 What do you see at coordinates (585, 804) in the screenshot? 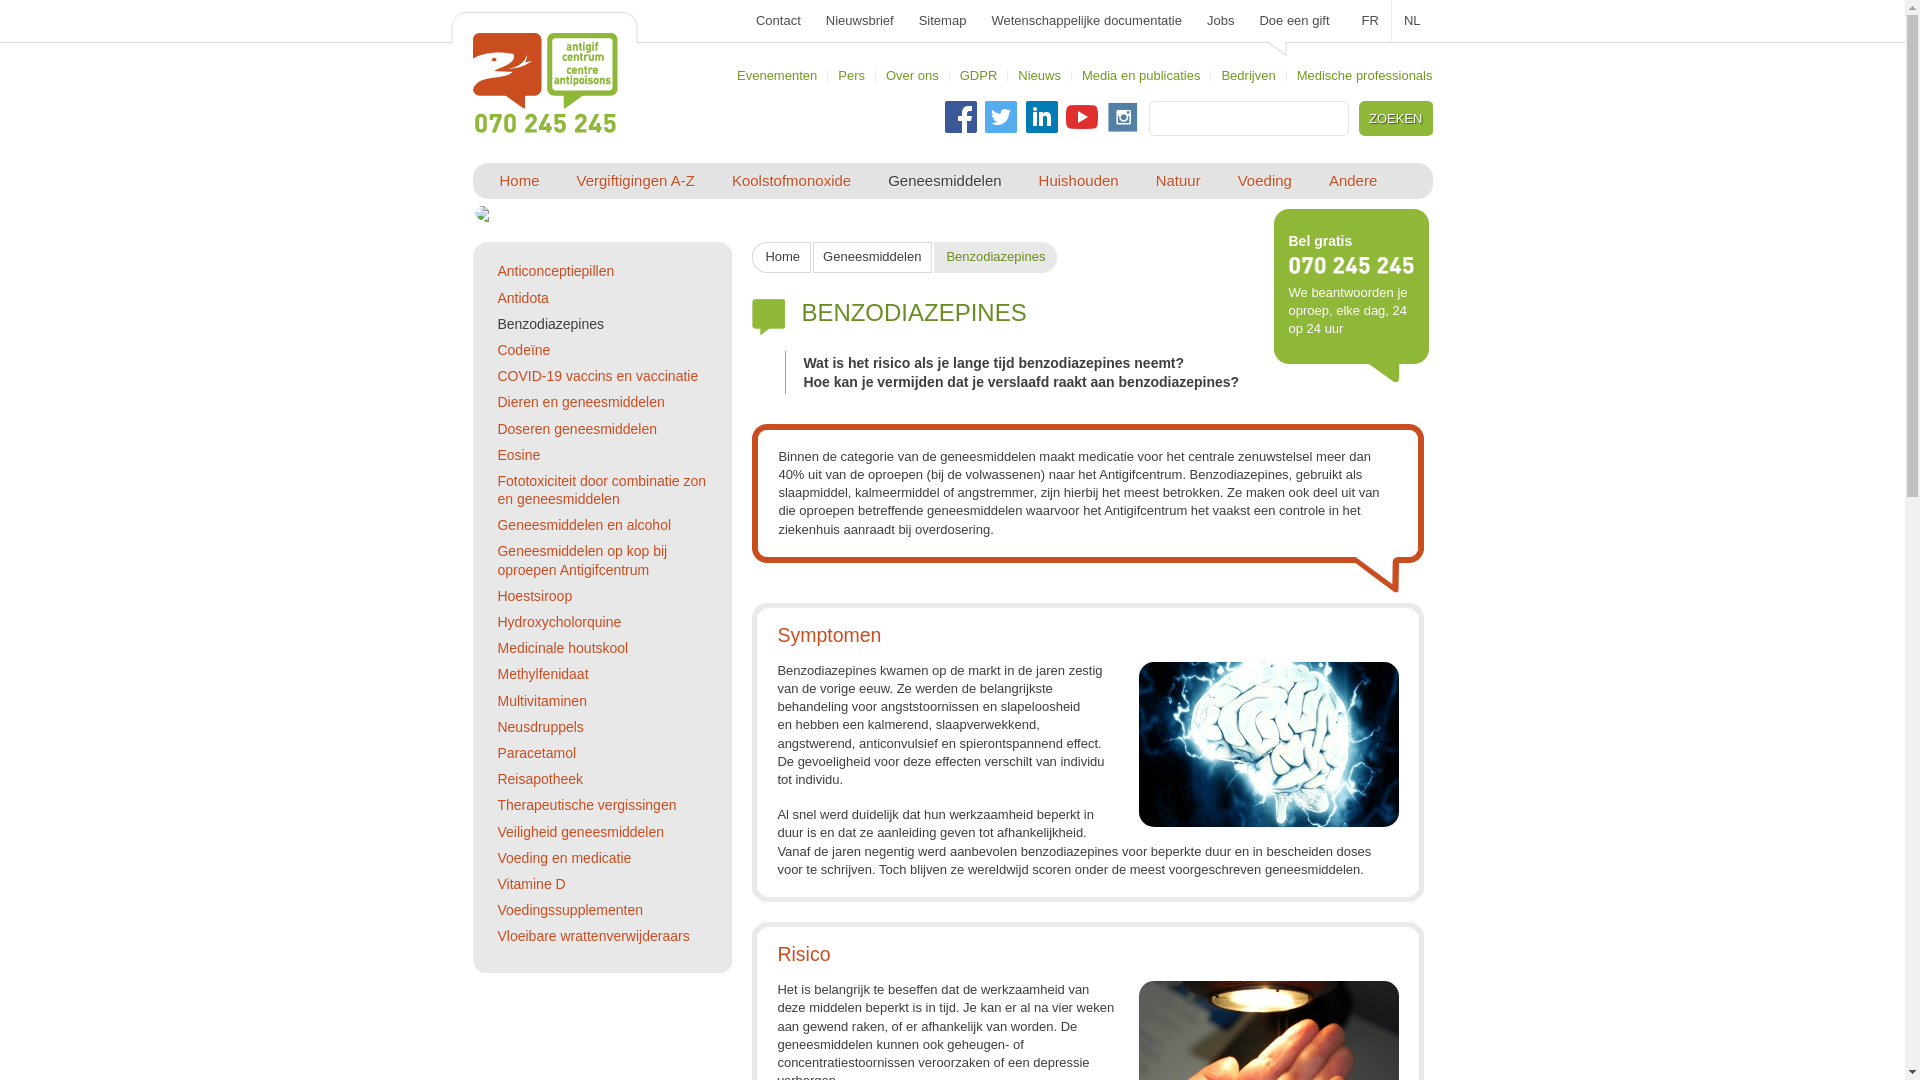
I see `'Therapeutische vergissingen'` at bounding box center [585, 804].